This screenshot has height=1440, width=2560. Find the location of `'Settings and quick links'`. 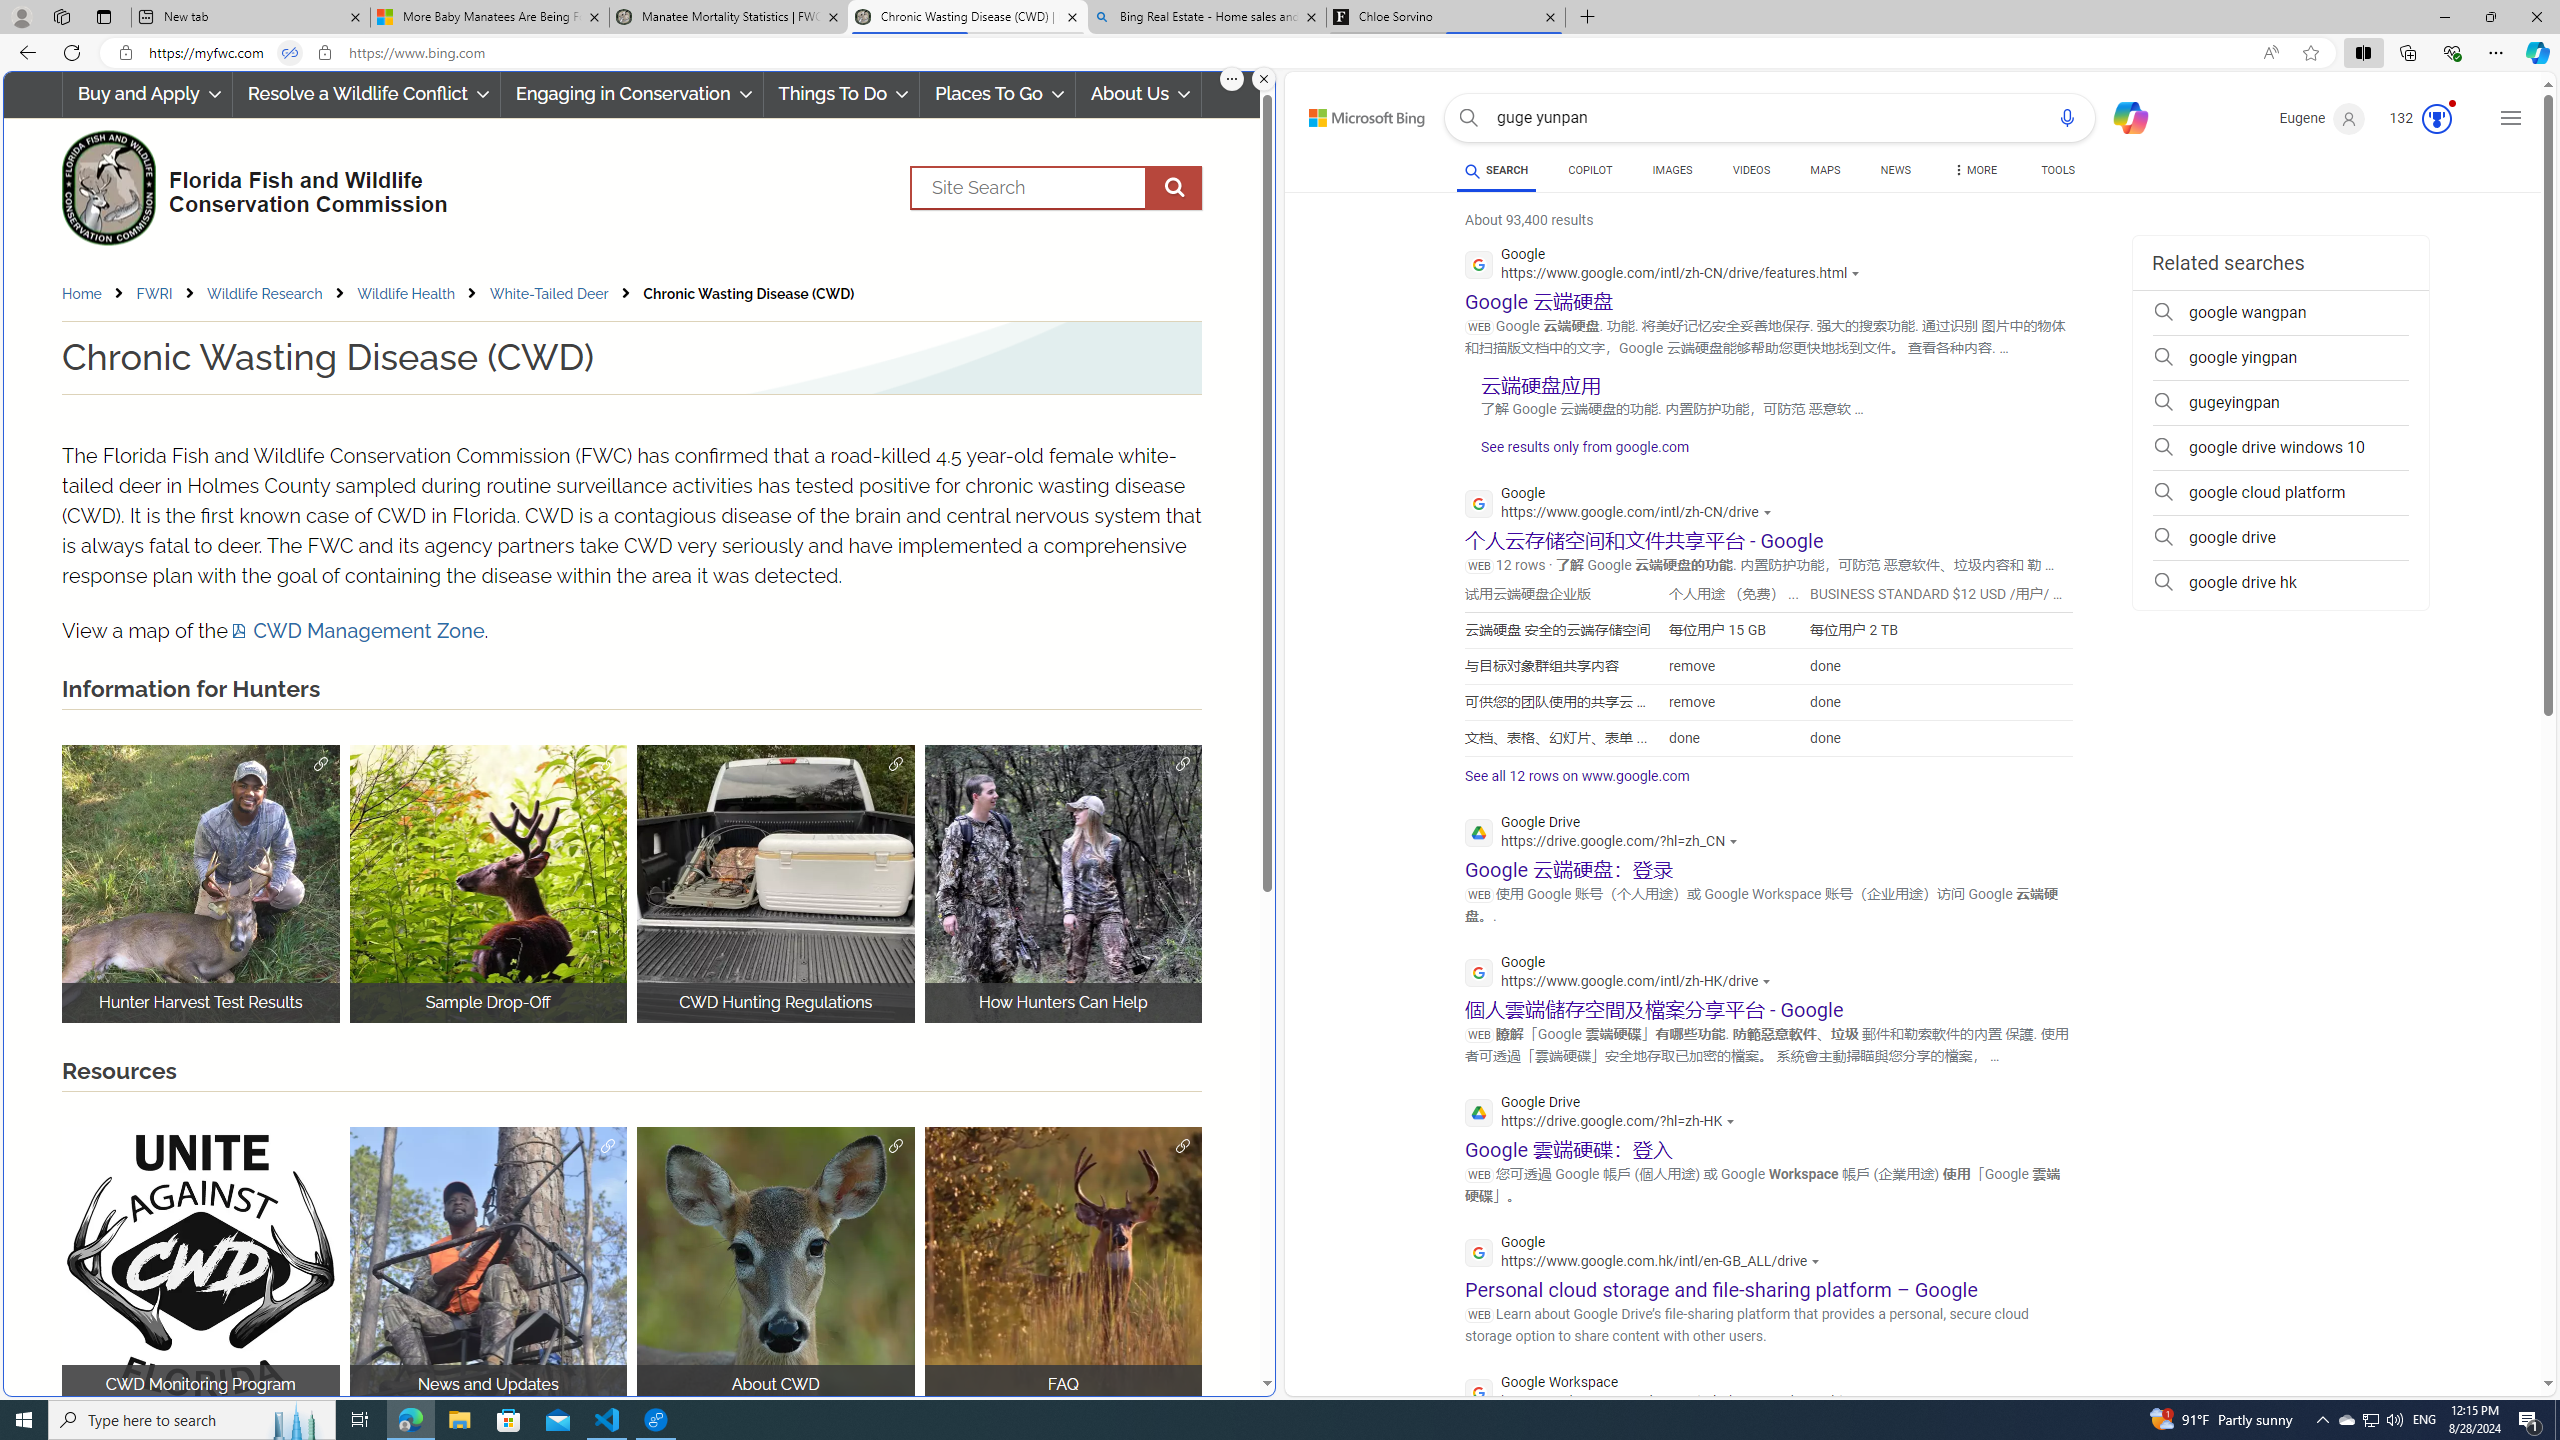

'Settings and quick links' is located at coordinates (2511, 118).